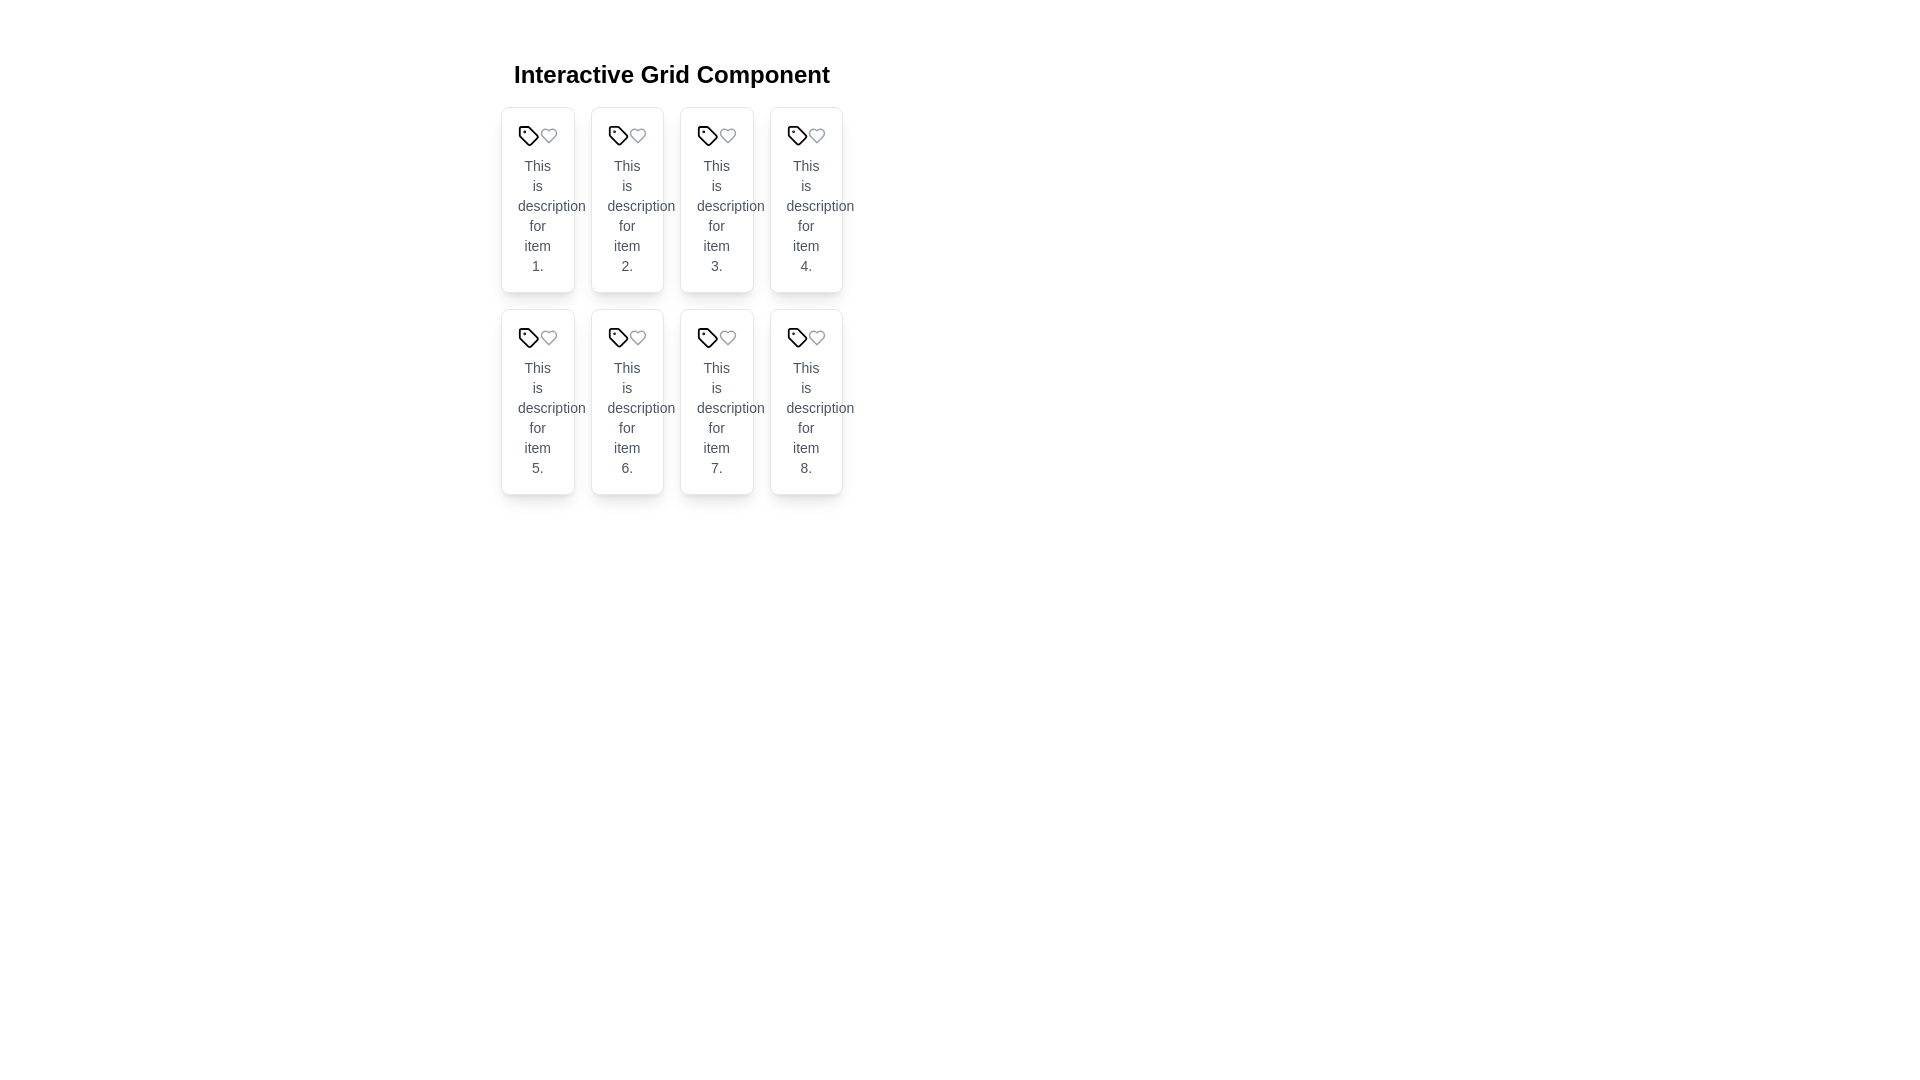 The width and height of the screenshot is (1920, 1080). Describe the element at coordinates (548, 135) in the screenshot. I see `the heart-shaped icon with a hollow design, located beside the tag icon in the top-right section of 'Tile 1'` at that location.